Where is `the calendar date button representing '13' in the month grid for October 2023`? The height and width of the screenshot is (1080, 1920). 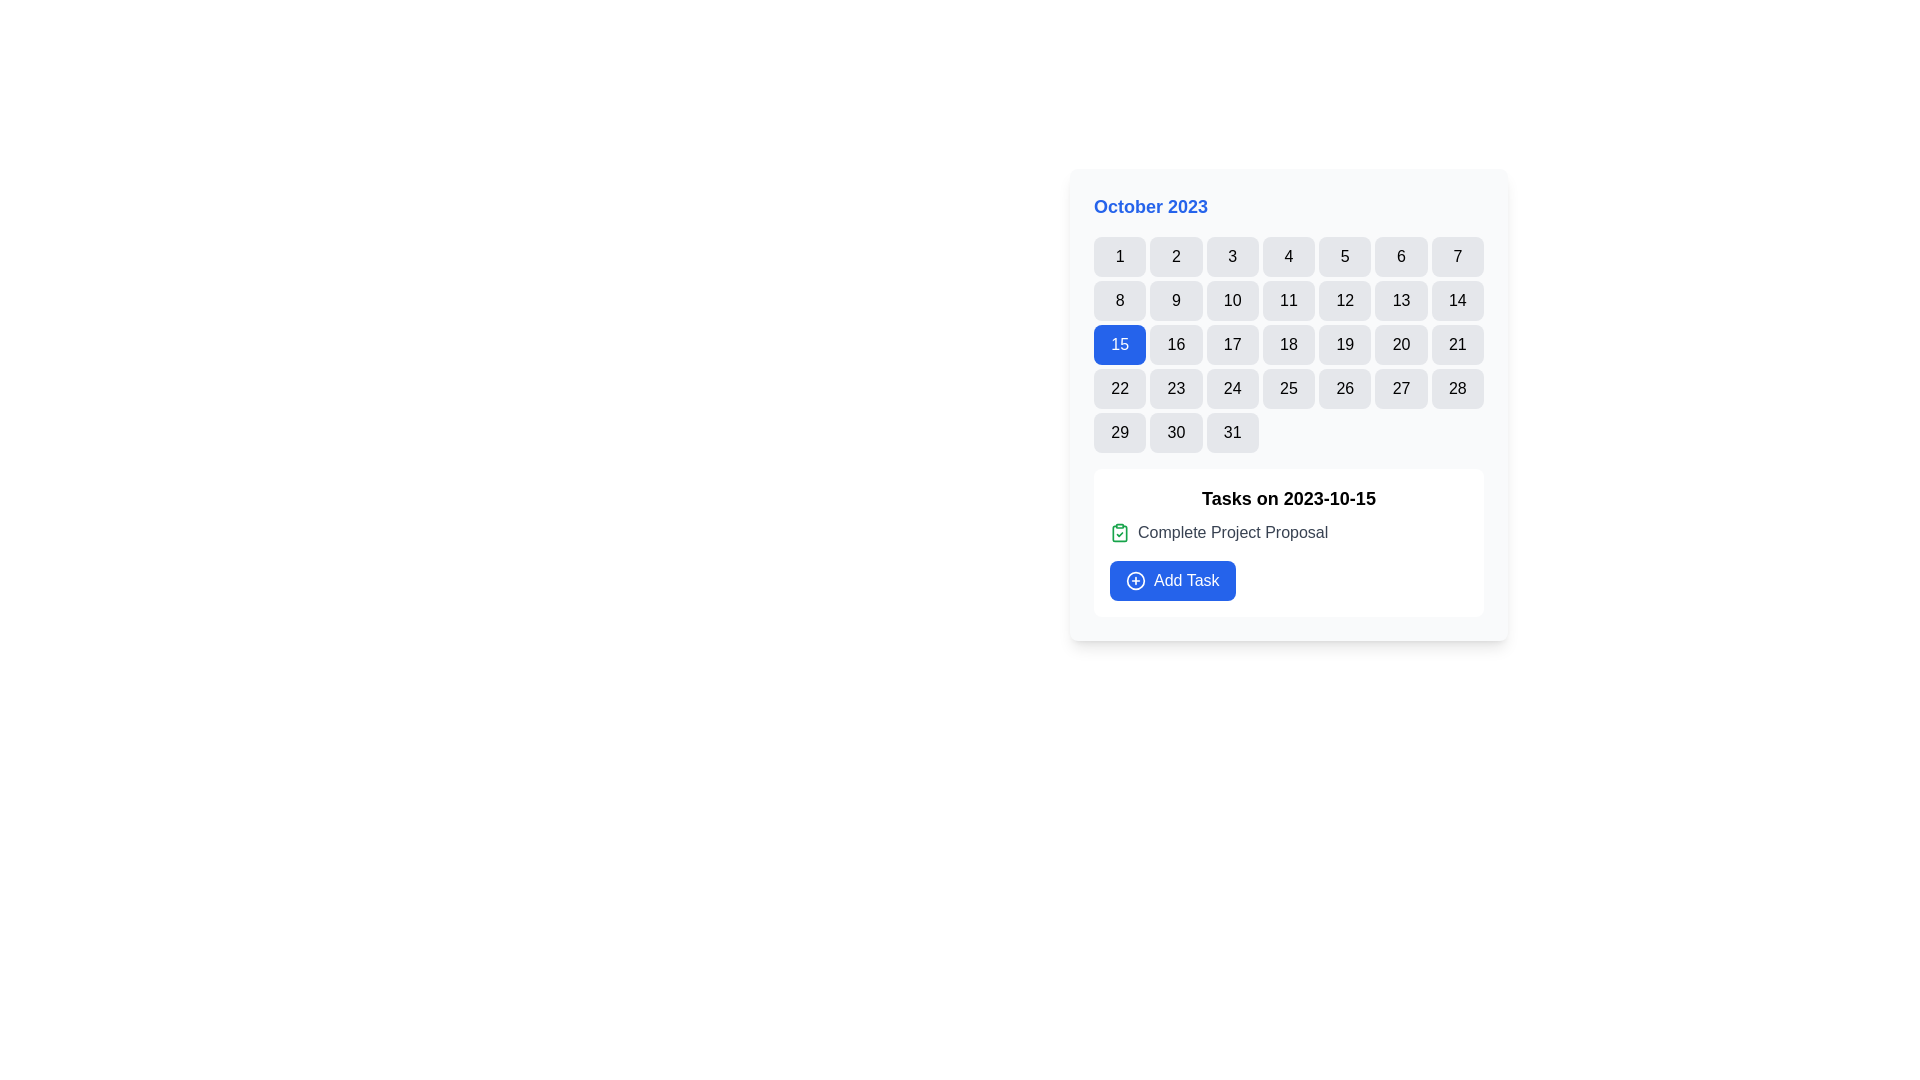 the calendar date button representing '13' in the month grid for October 2023 is located at coordinates (1400, 300).